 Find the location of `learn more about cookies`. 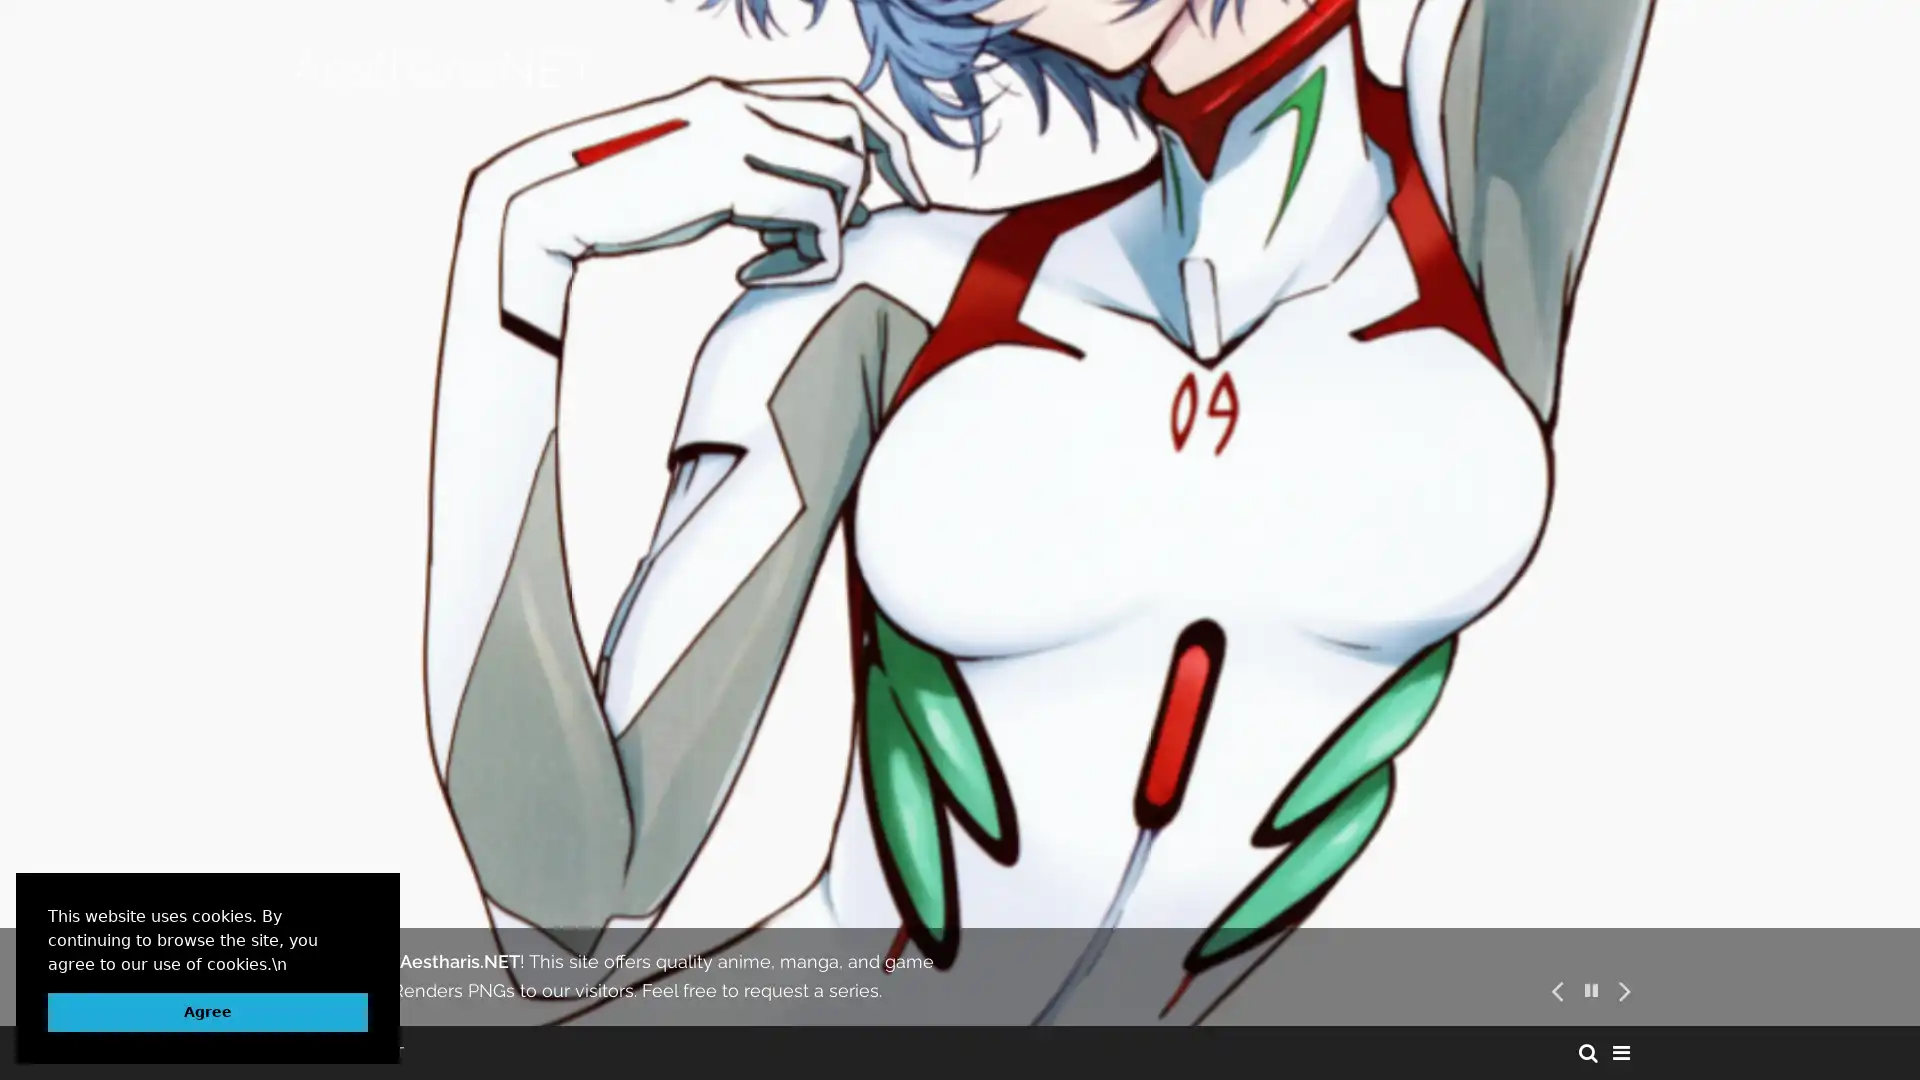

learn more about cookies is located at coordinates (293, 964).